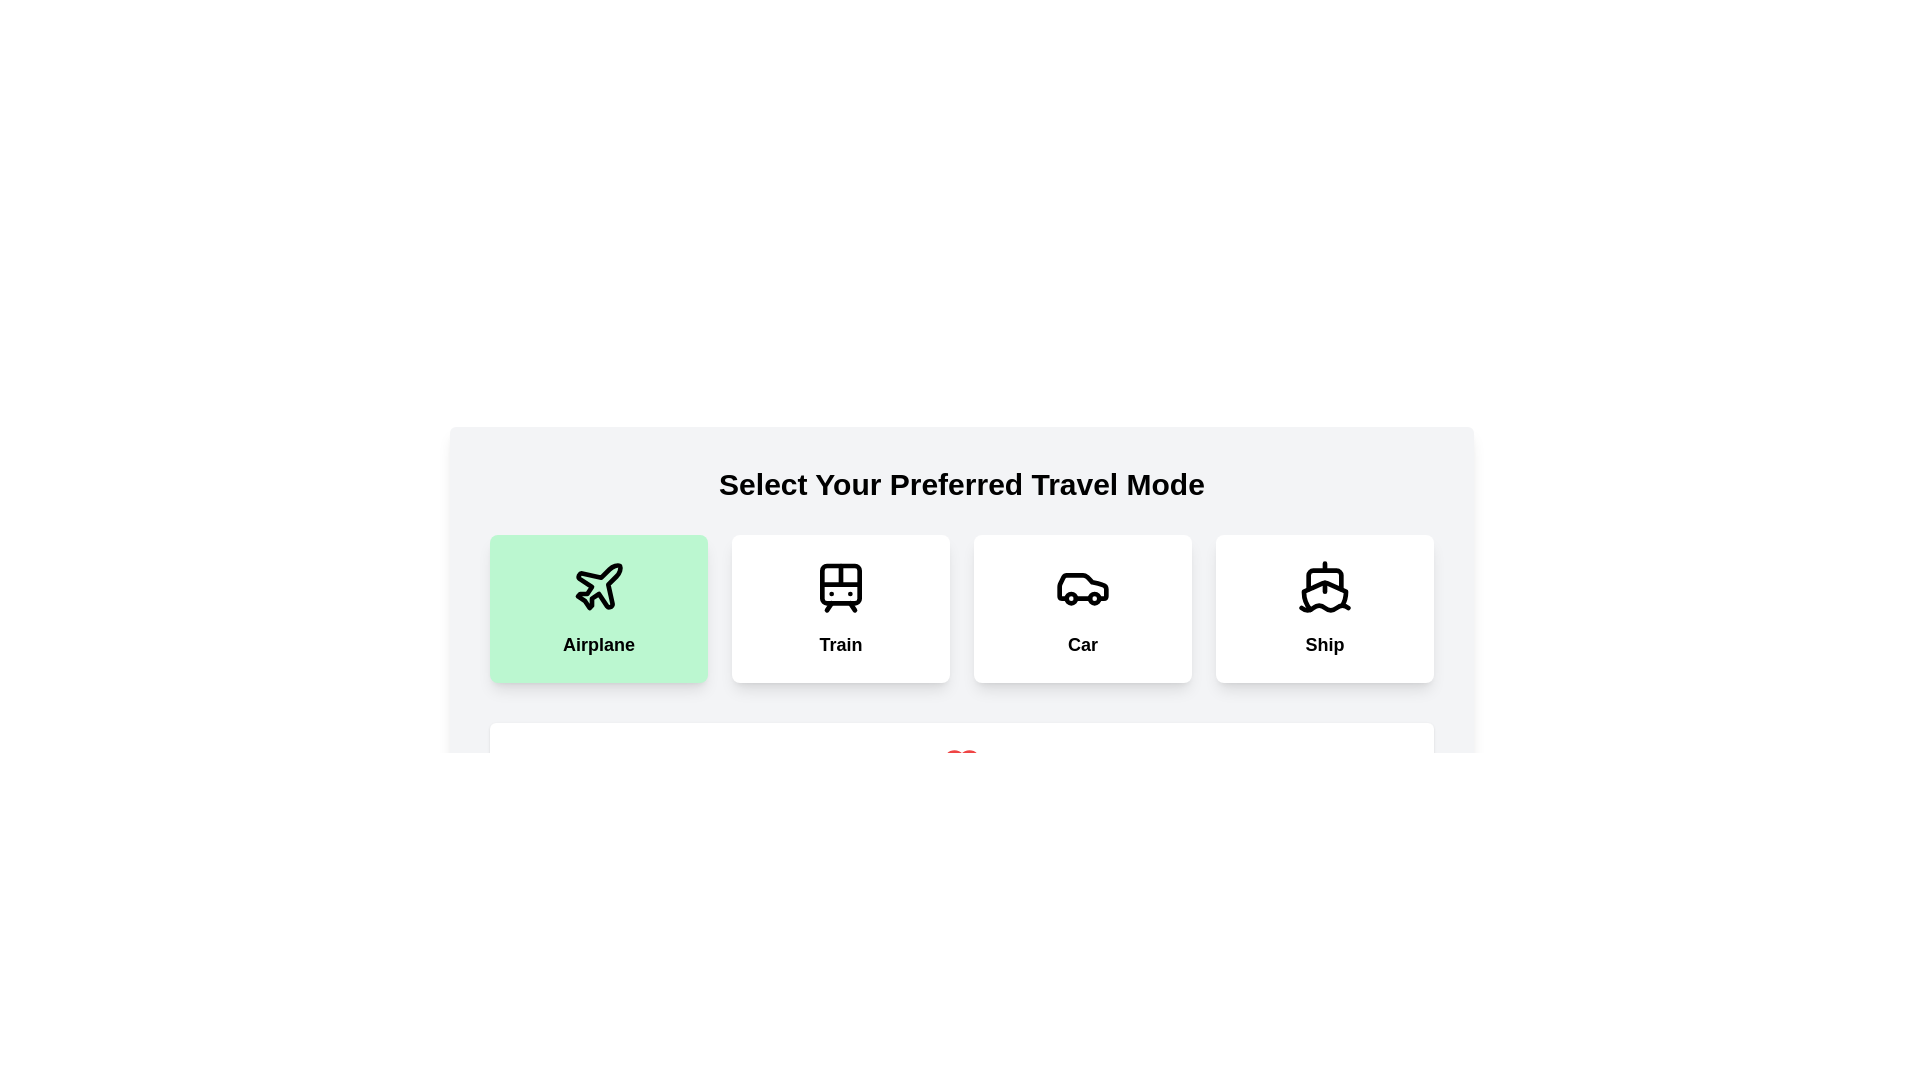  What do you see at coordinates (840, 608) in the screenshot?
I see `the interactive card labeled 'Train' which contains a centered black icon of a train and the label 'Train' in bold beneath it to observe the hover effects` at bounding box center [840, 608].